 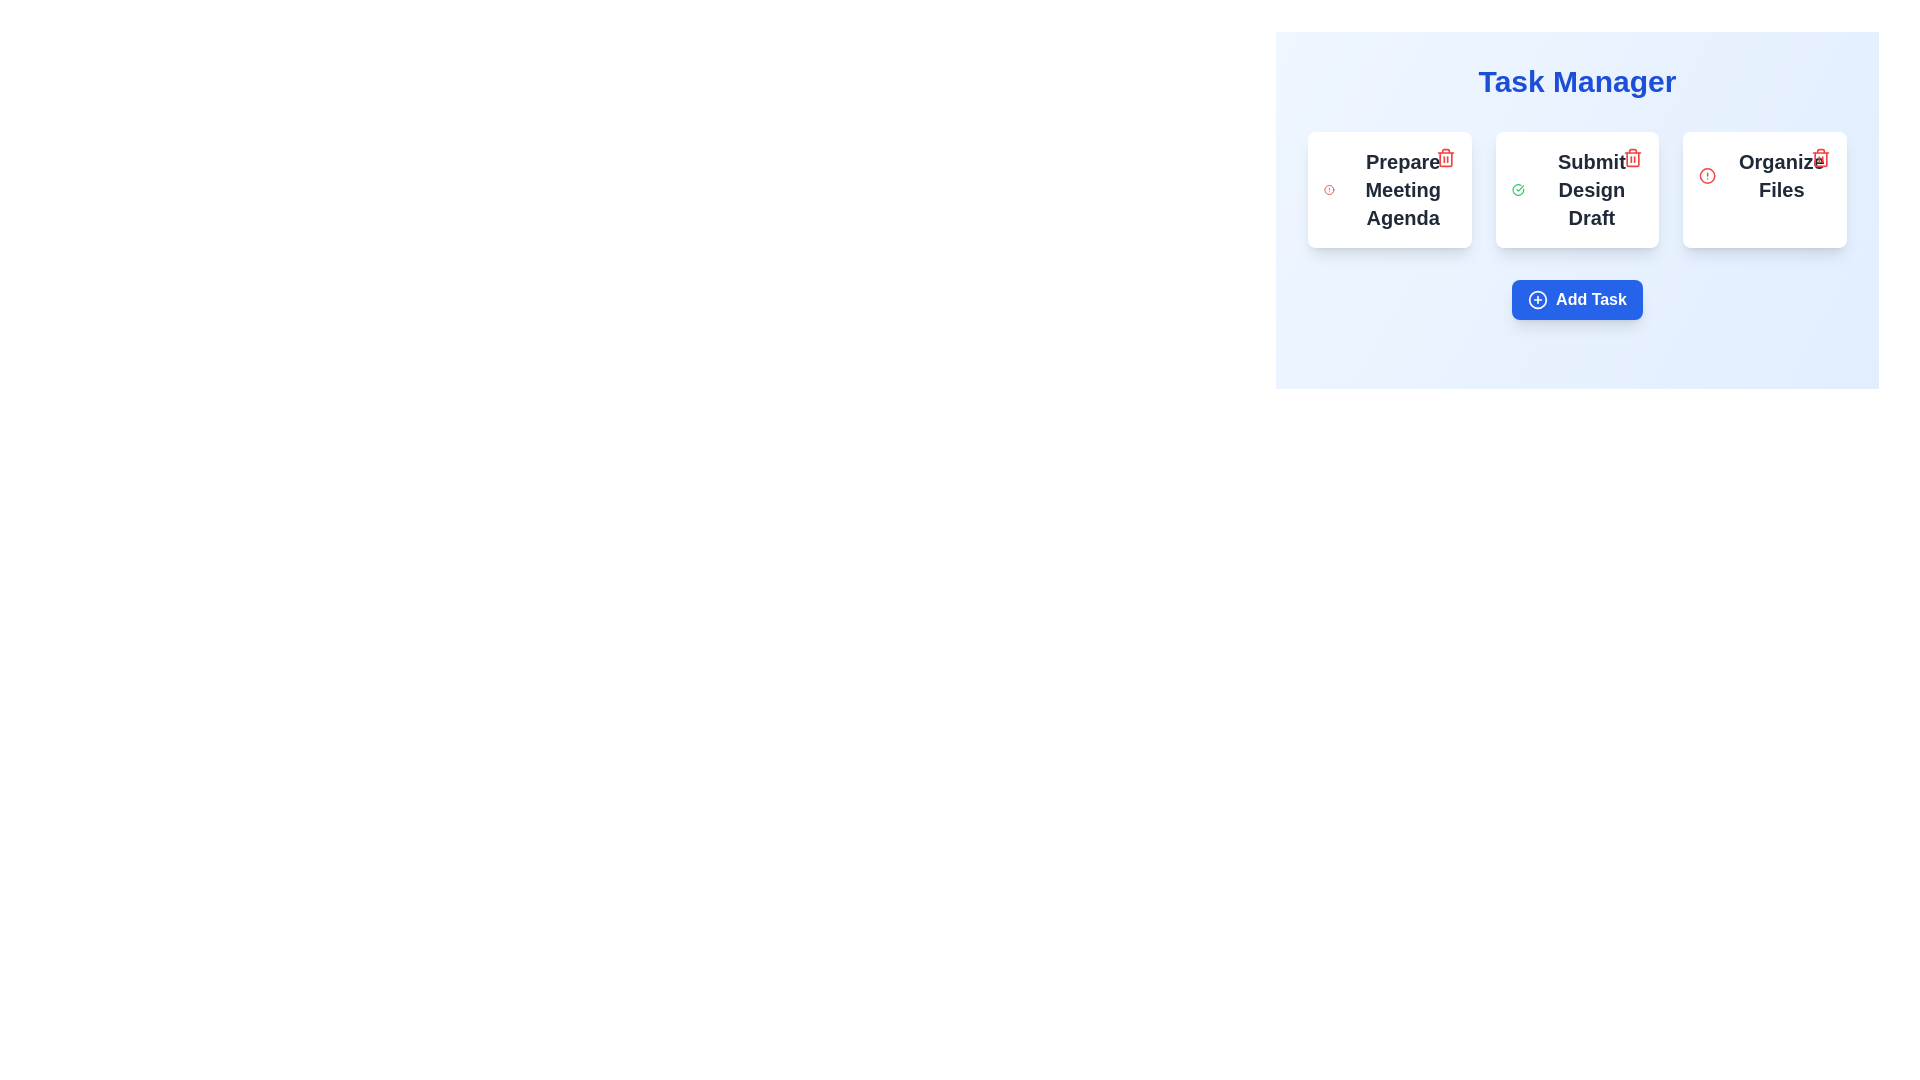 What do you see at coordinates (1537, 300) in the screenshot?
I see `the circular part of the 'plus inside a circle' graphic which is part of the 'Add Task' button located at the bottom of the task management section` at bounding box center [1537, 300].